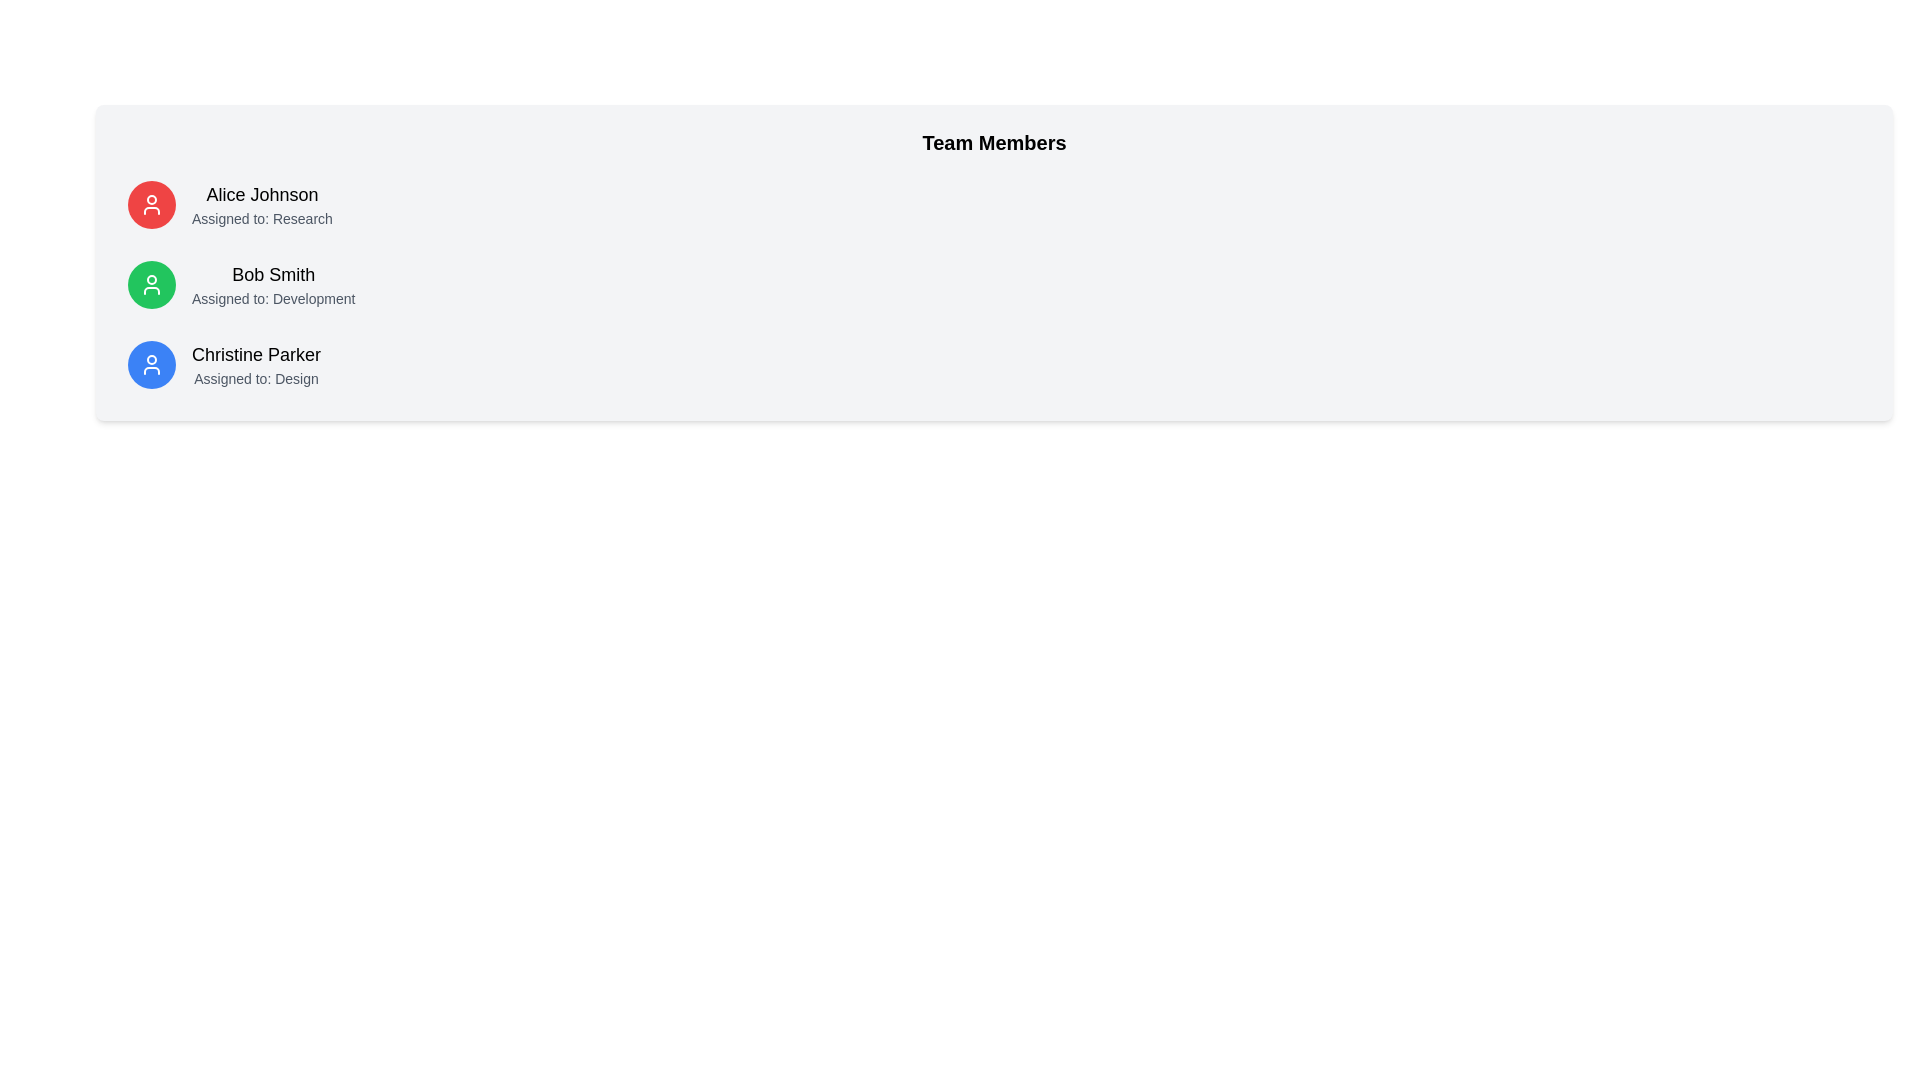 This screenshot has height=1080, width=1920. What do you see at coordinates (151, 285) in the screenshot?
I see `the graphical avatar element for the team member named 'Bob Smith', which is visually identifiable and located below Alice Johnson's avatar in the 'Team Members' section` at bounding box center [151, 285].